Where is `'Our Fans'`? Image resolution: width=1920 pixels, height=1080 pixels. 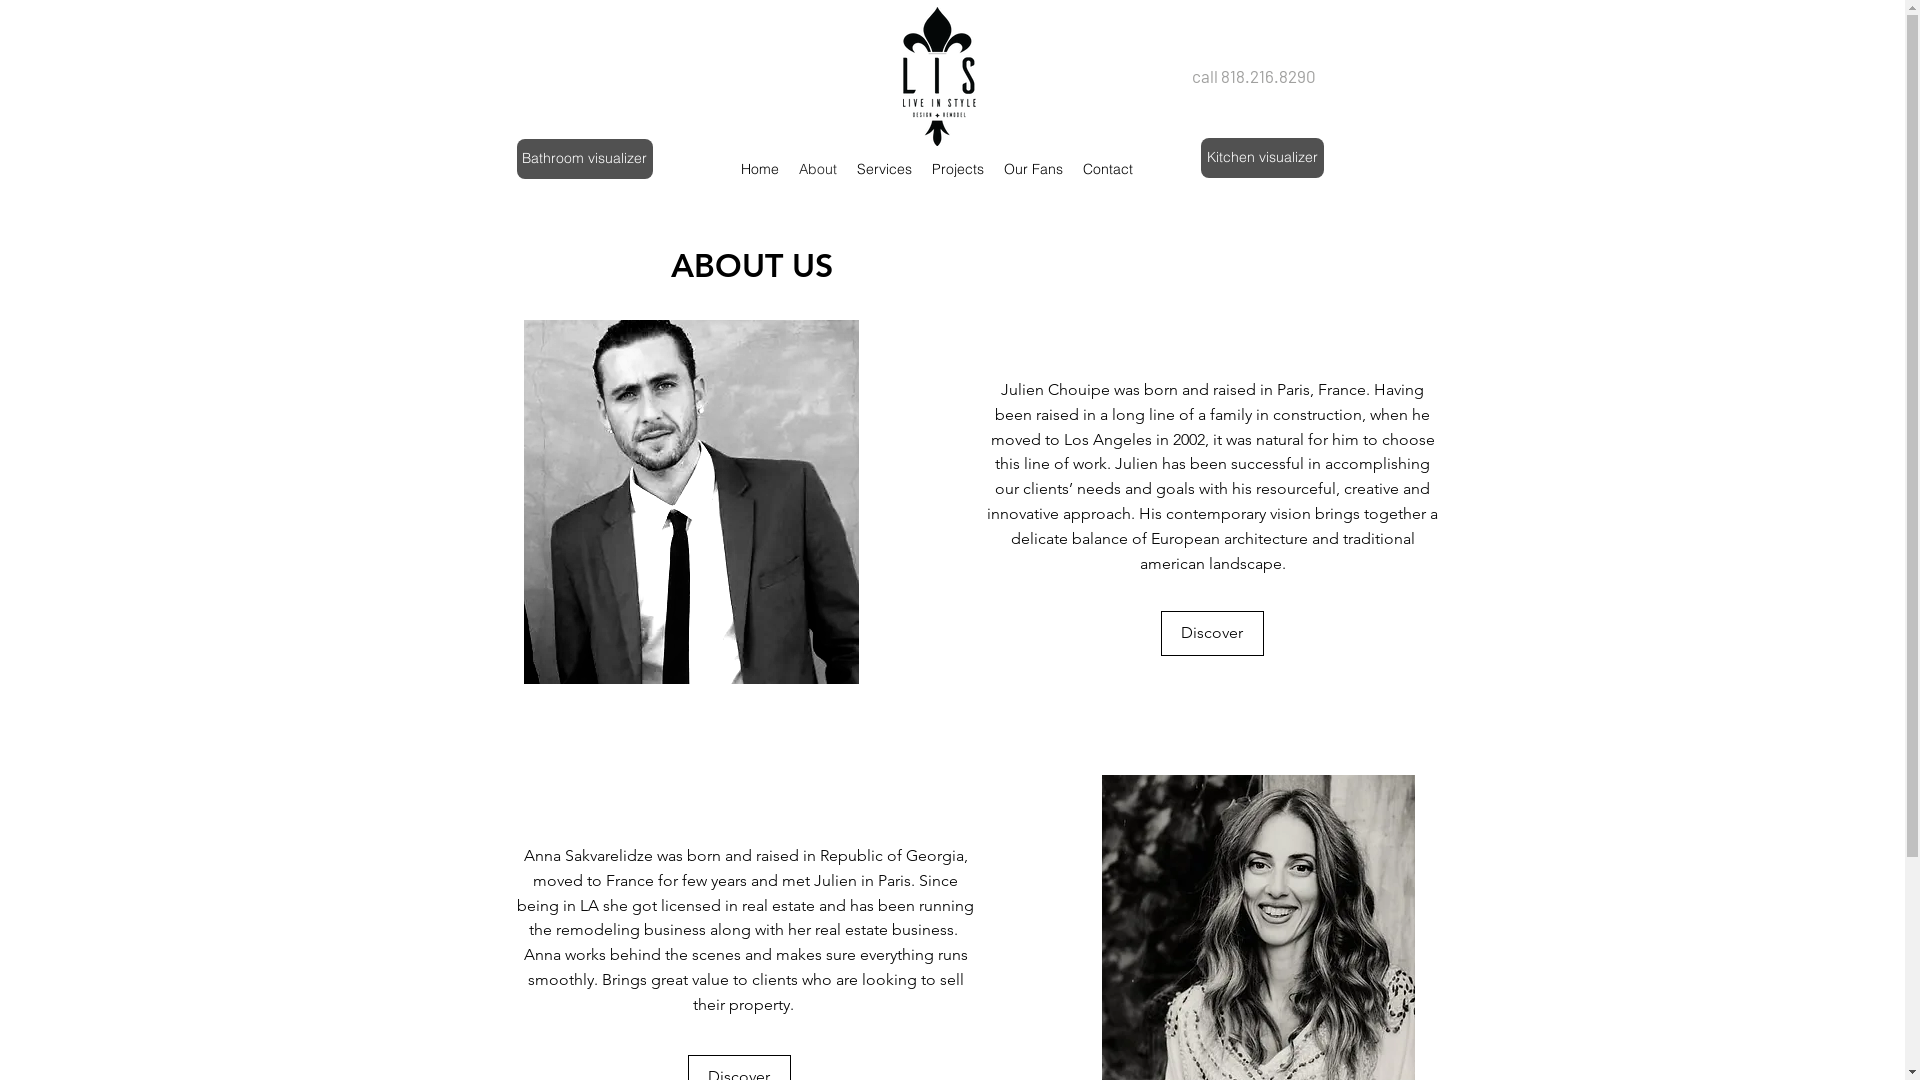 'Our Fans' is located at coordinates (993, 168).